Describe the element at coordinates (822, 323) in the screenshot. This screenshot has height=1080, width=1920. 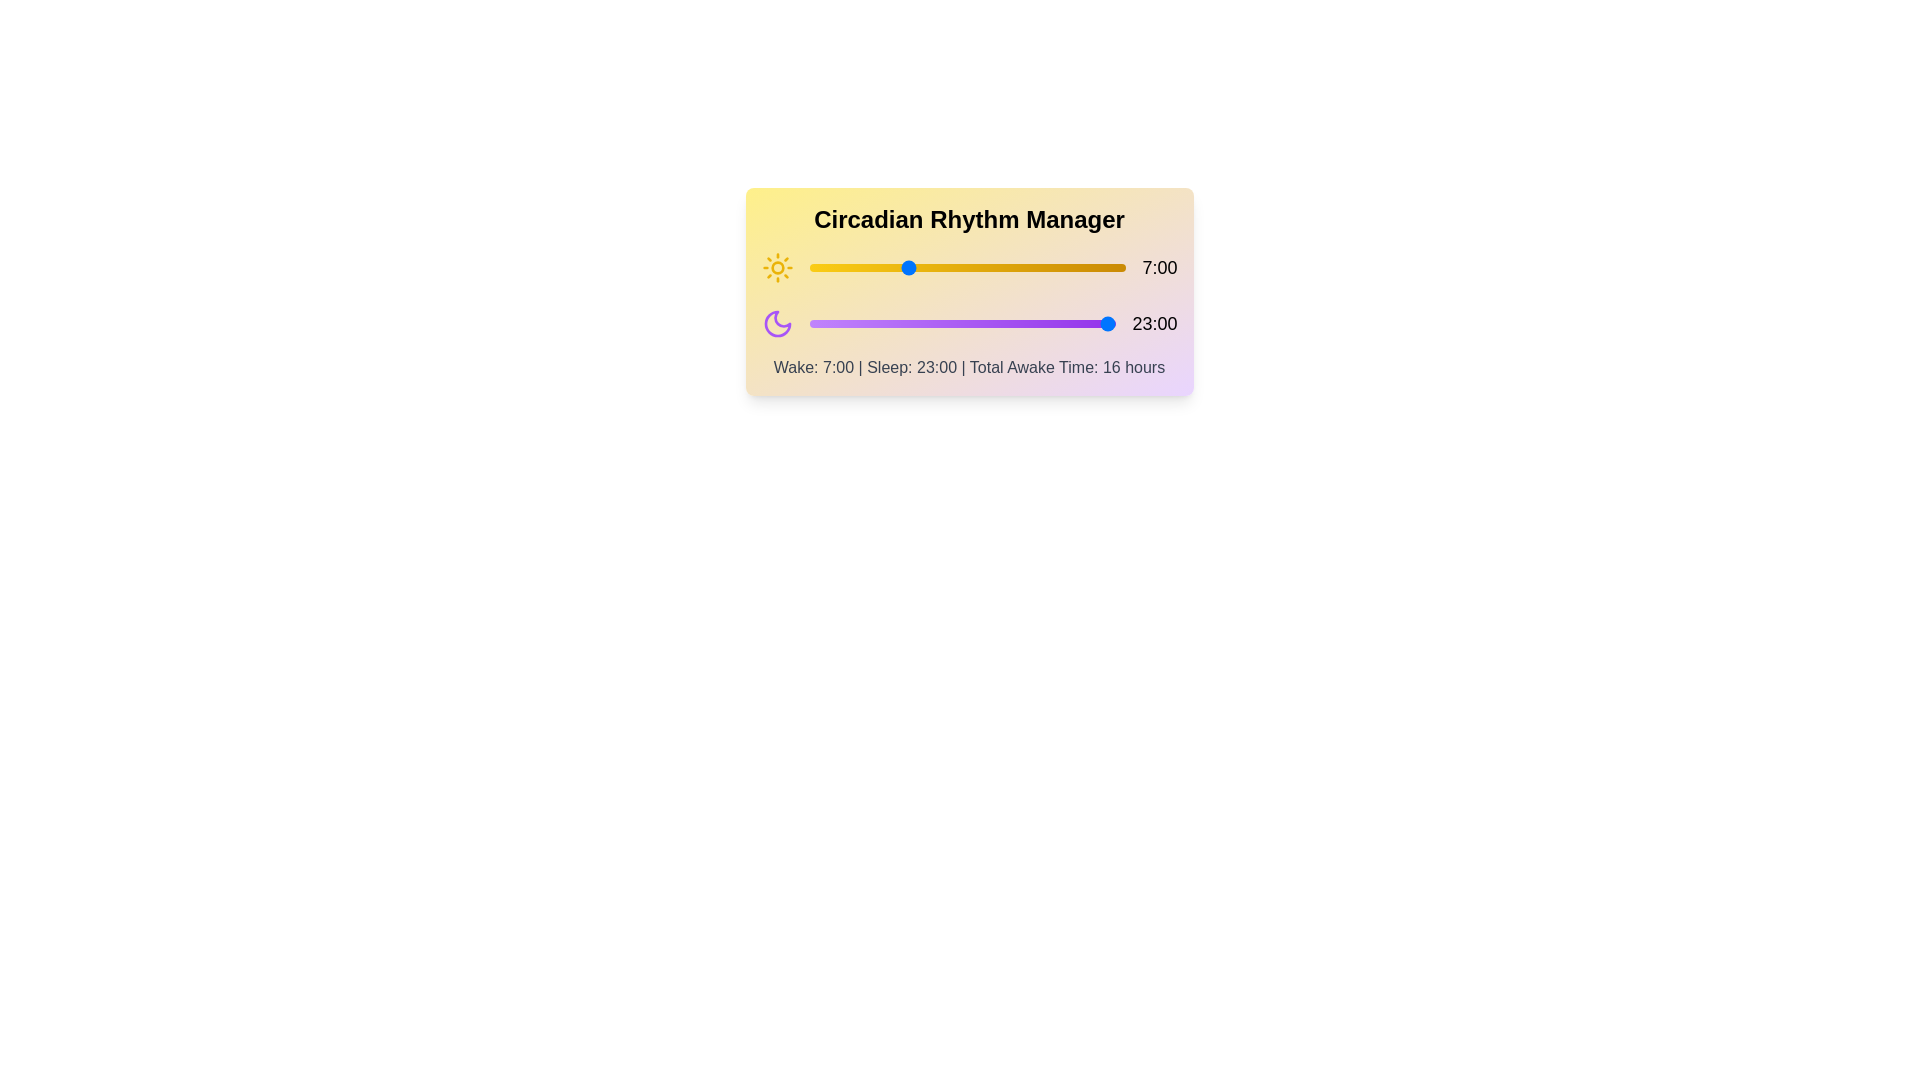
I see `the sleep hour slider to 1` at that location.